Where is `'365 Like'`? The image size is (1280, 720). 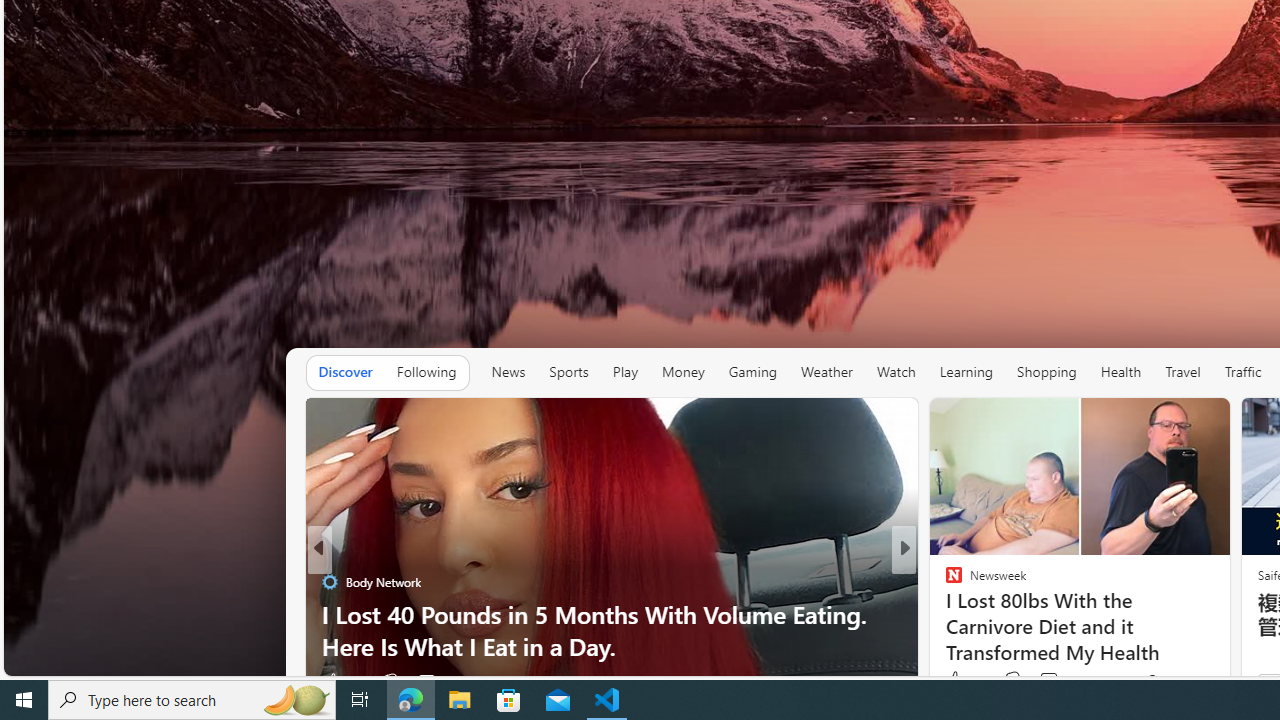 '365 Like' is located at coordinates (958, 680).